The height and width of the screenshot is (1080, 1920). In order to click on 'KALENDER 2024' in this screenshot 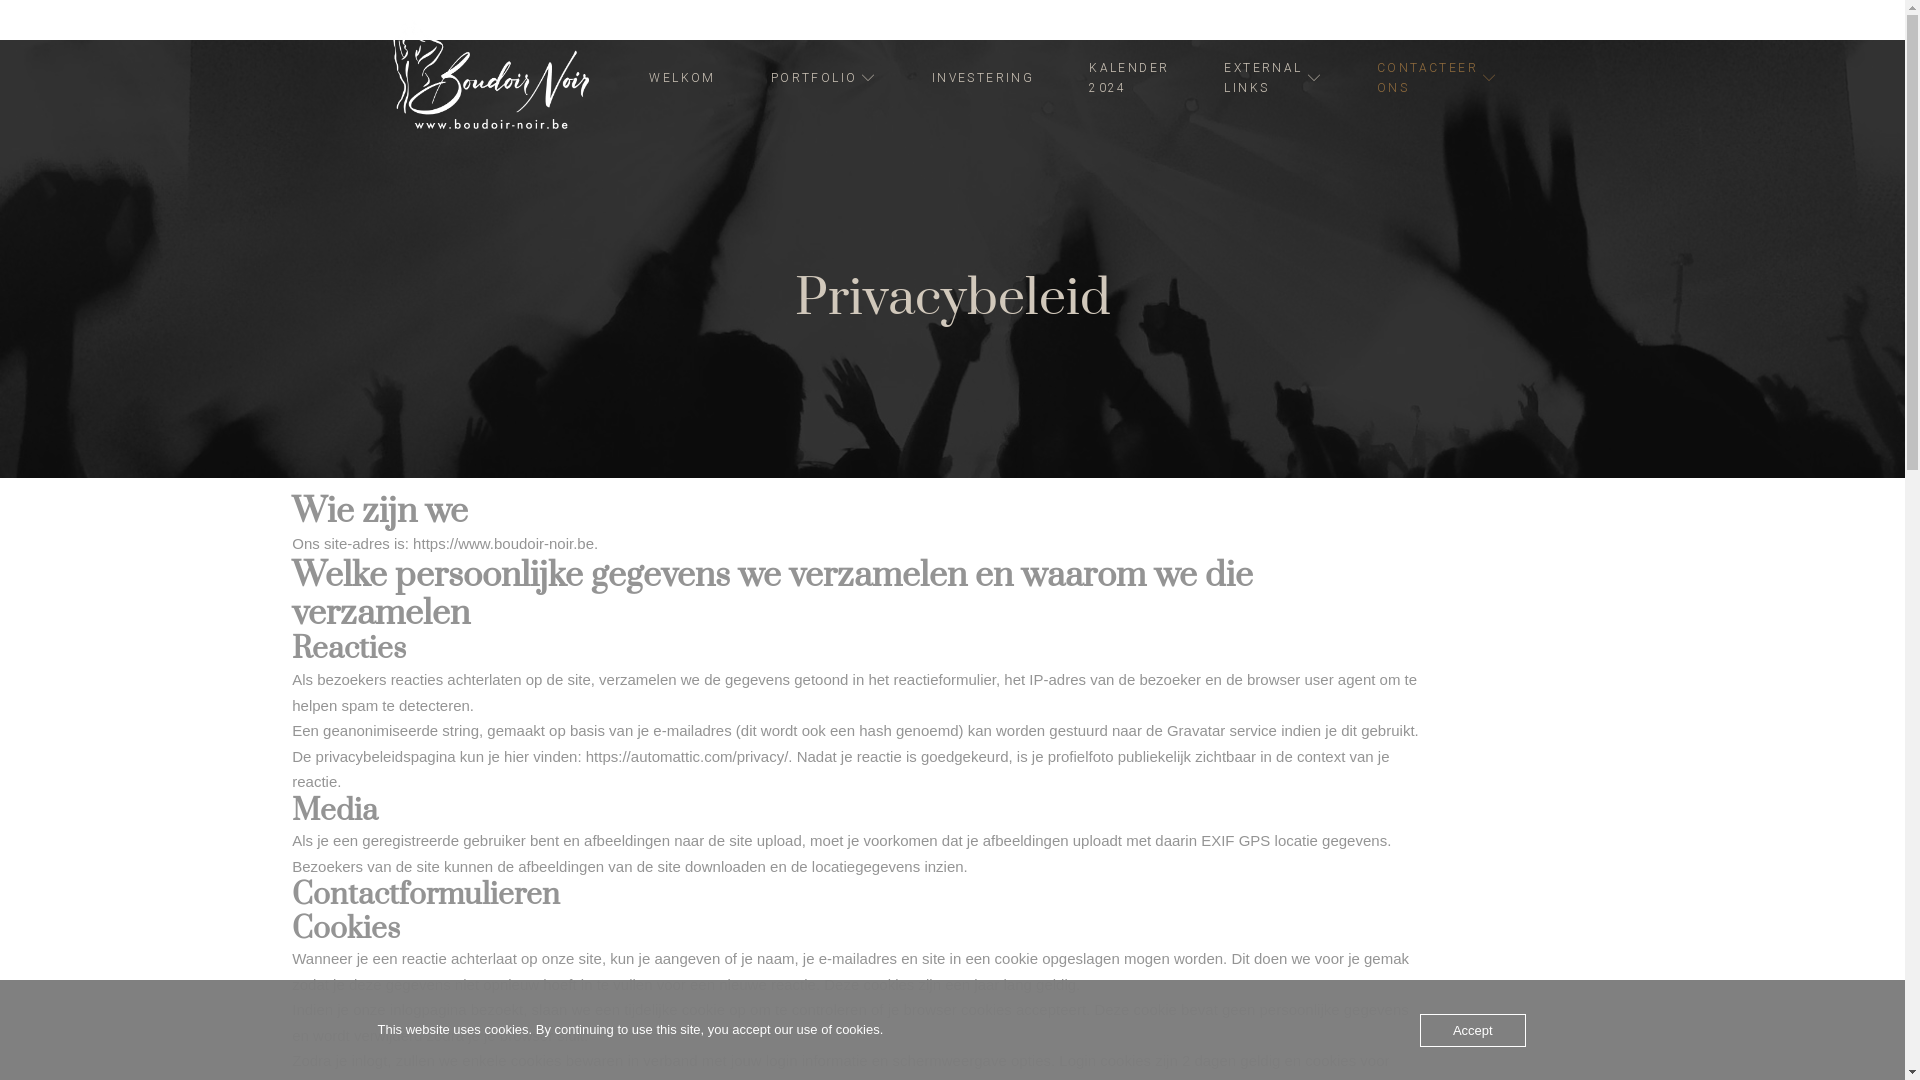, I will do `click(1115, 77)`.